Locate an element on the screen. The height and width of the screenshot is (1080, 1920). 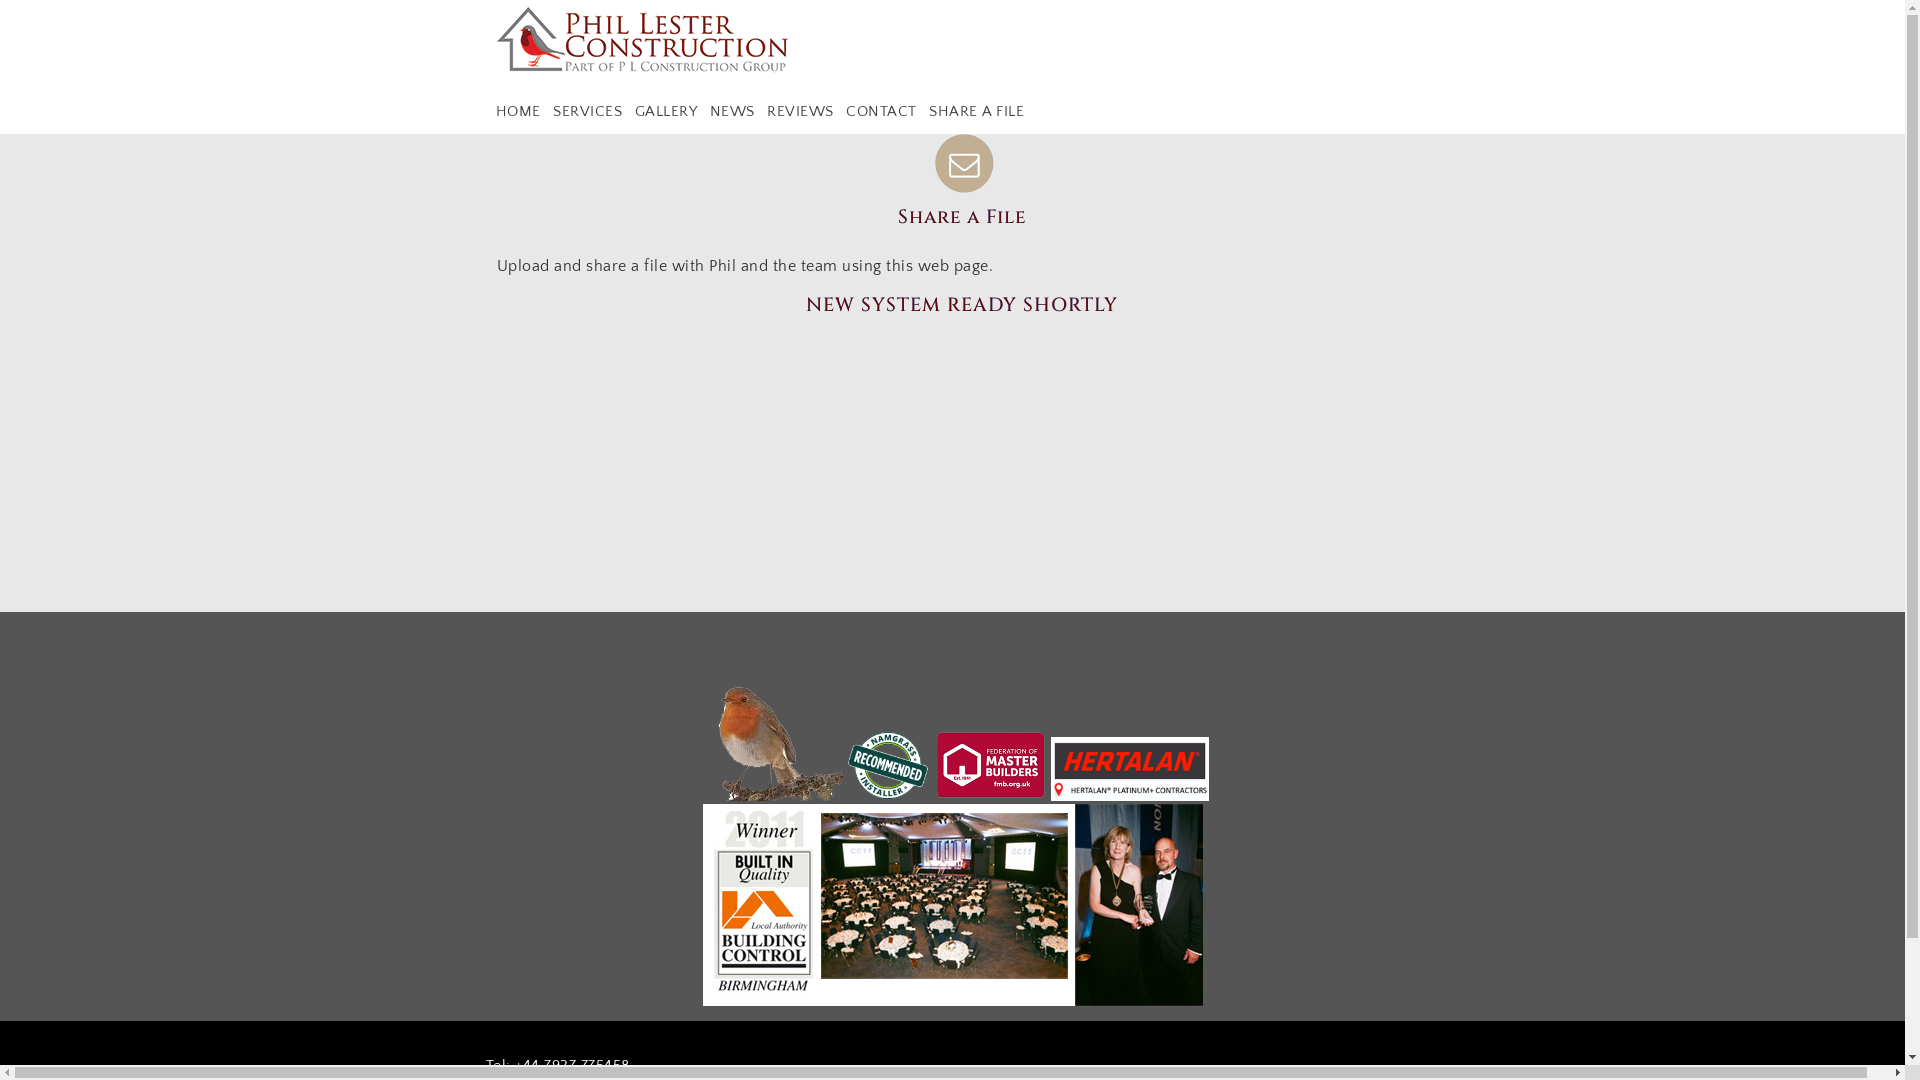
'NEWS' is located at coordinates (731, 111).